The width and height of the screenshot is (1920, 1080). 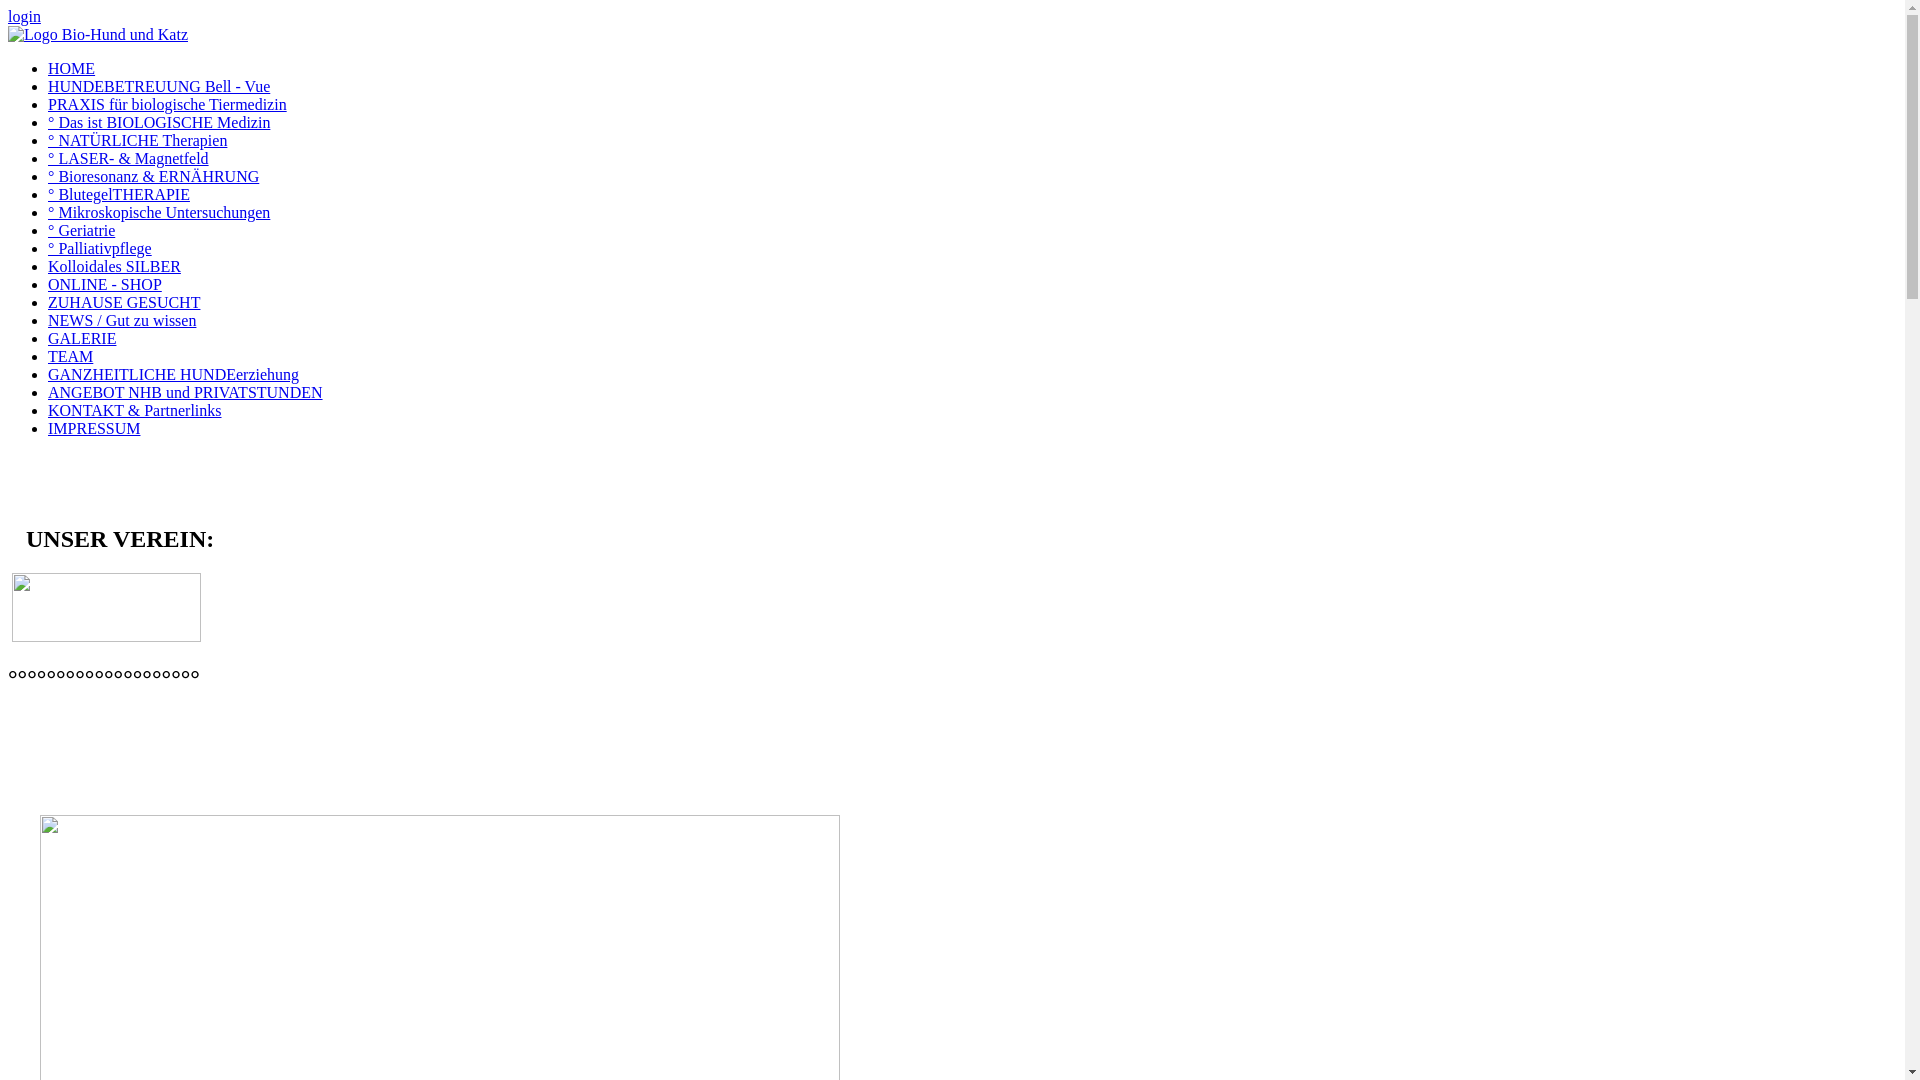 I want to click on 'ANGEBOT NHB und PRIVATSTUNDEN', so click(x=48, y=392).